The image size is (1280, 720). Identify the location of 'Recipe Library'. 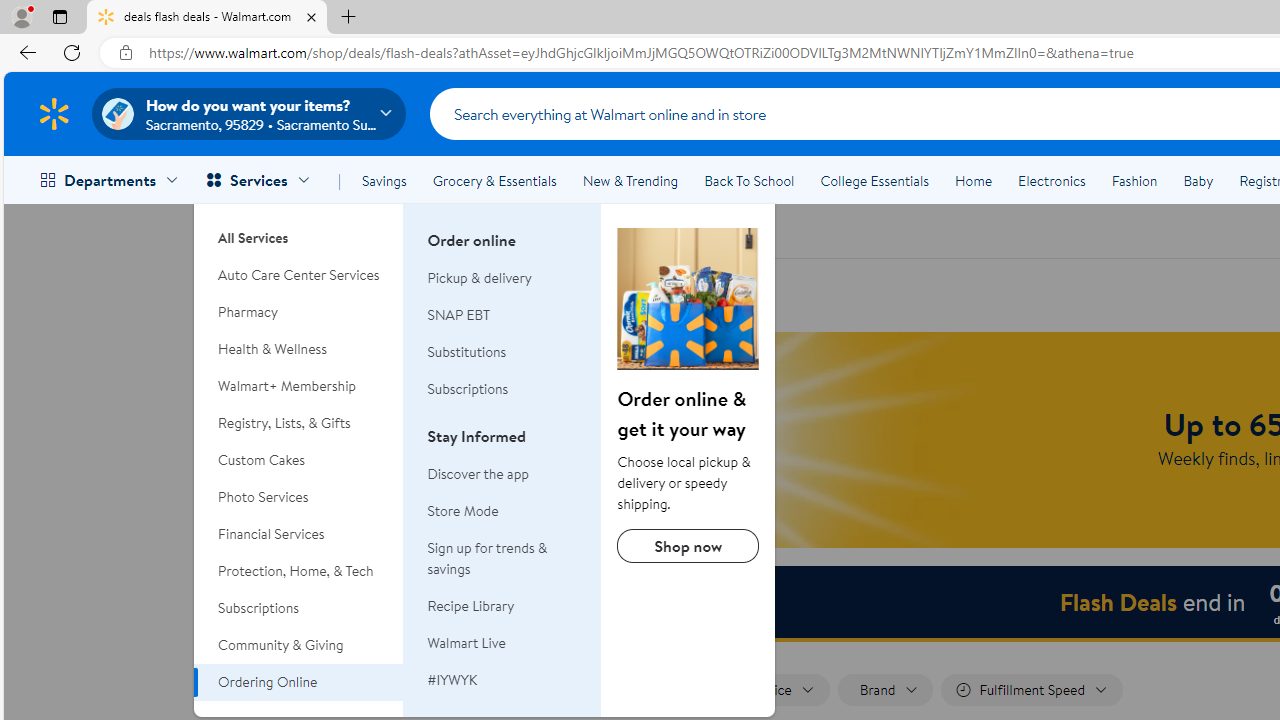
(503, 605).